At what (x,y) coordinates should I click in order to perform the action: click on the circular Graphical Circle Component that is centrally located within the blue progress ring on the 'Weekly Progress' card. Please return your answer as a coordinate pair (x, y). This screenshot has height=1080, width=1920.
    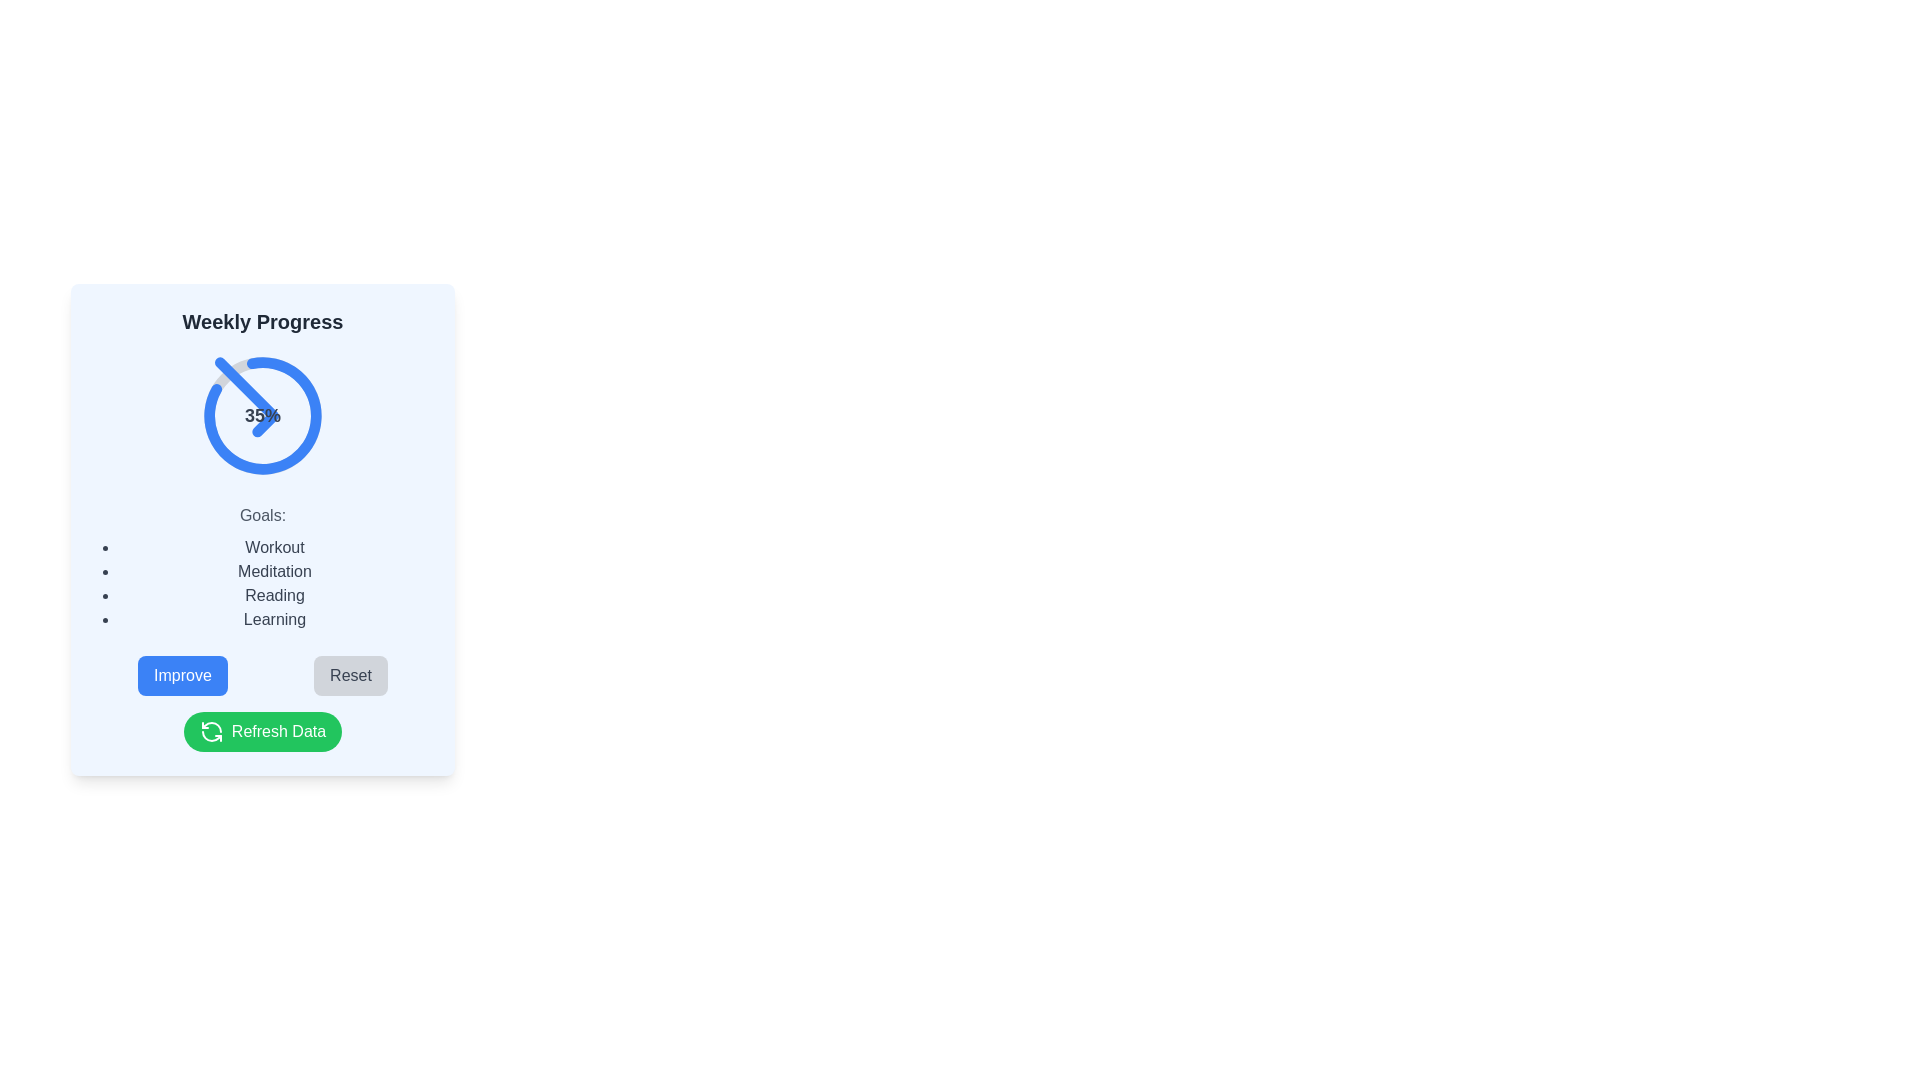
    Looking at the image, I should click on (262, 415).